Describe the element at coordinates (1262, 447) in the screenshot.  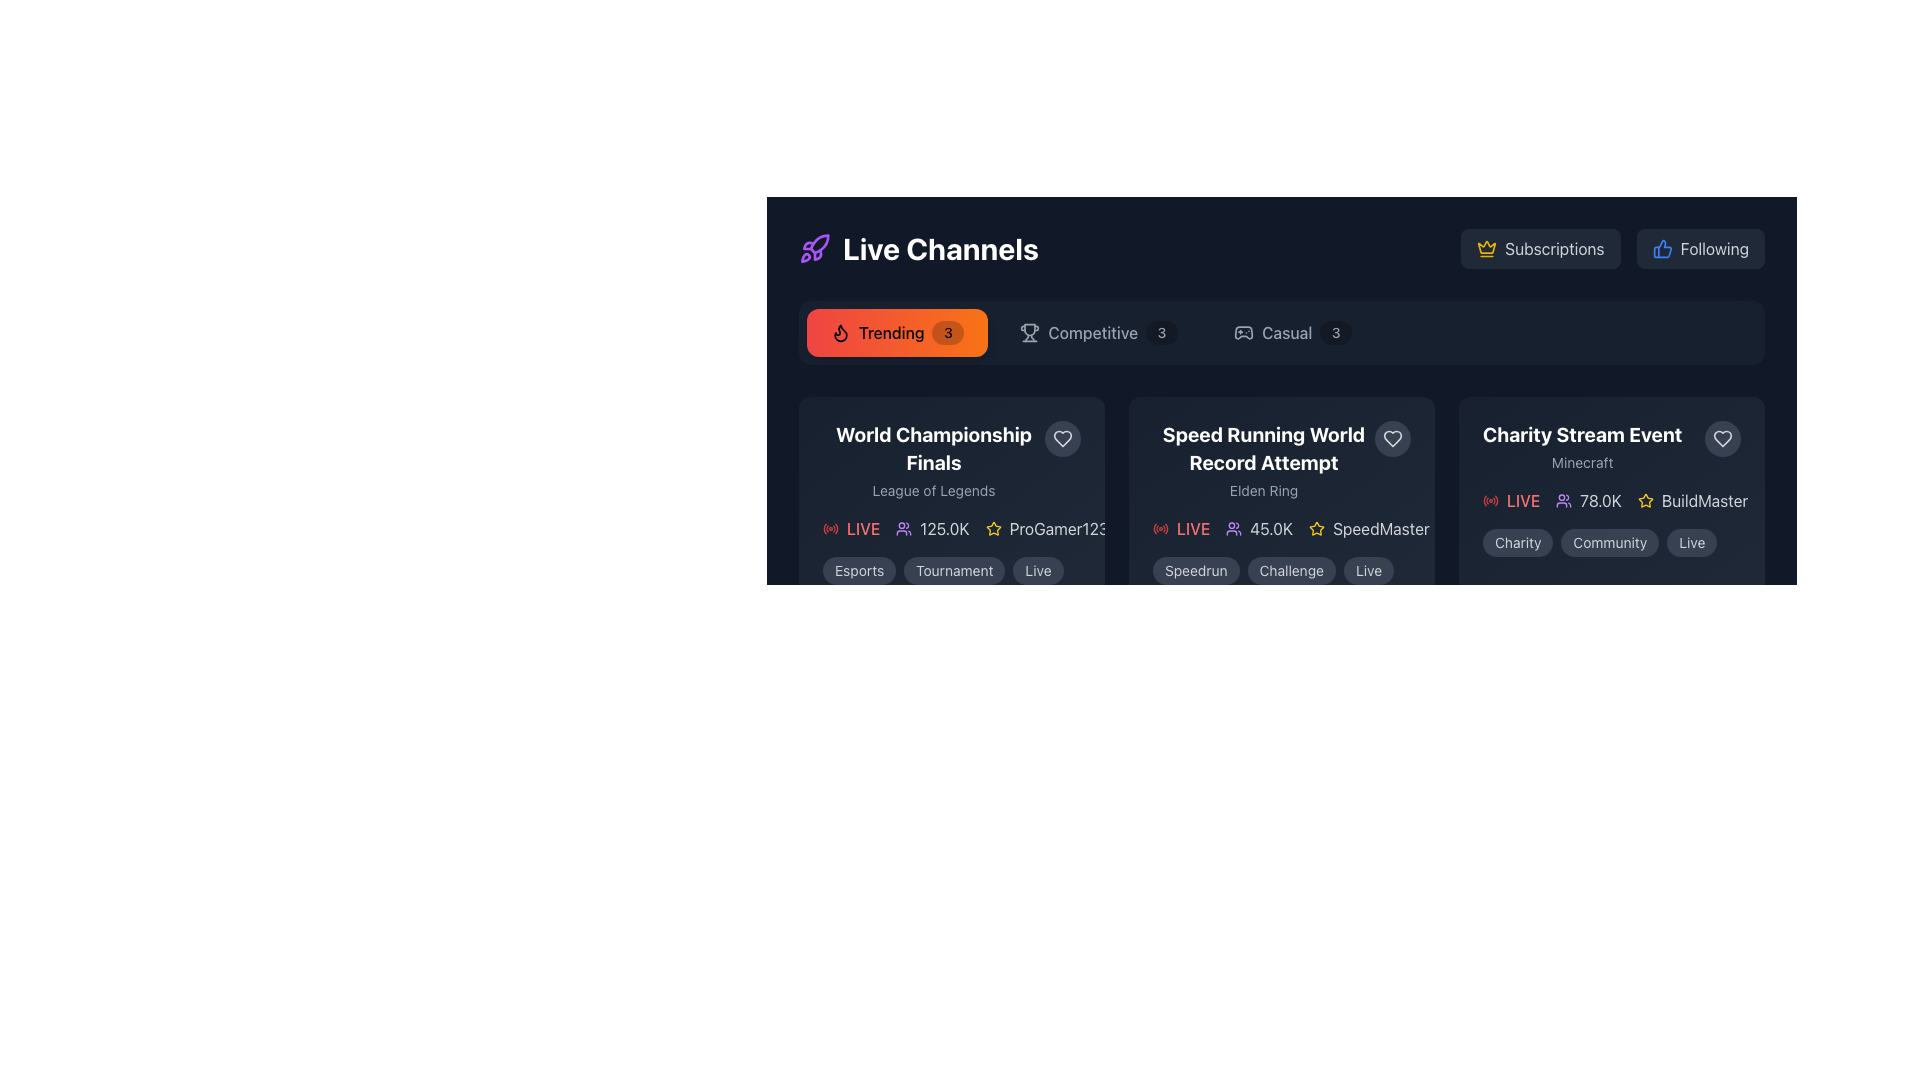
I see `text displayed in the large, bold font labeled 'Speed Running World Record Attempt', which is centrally aligned at the top of the card interface` at that location.